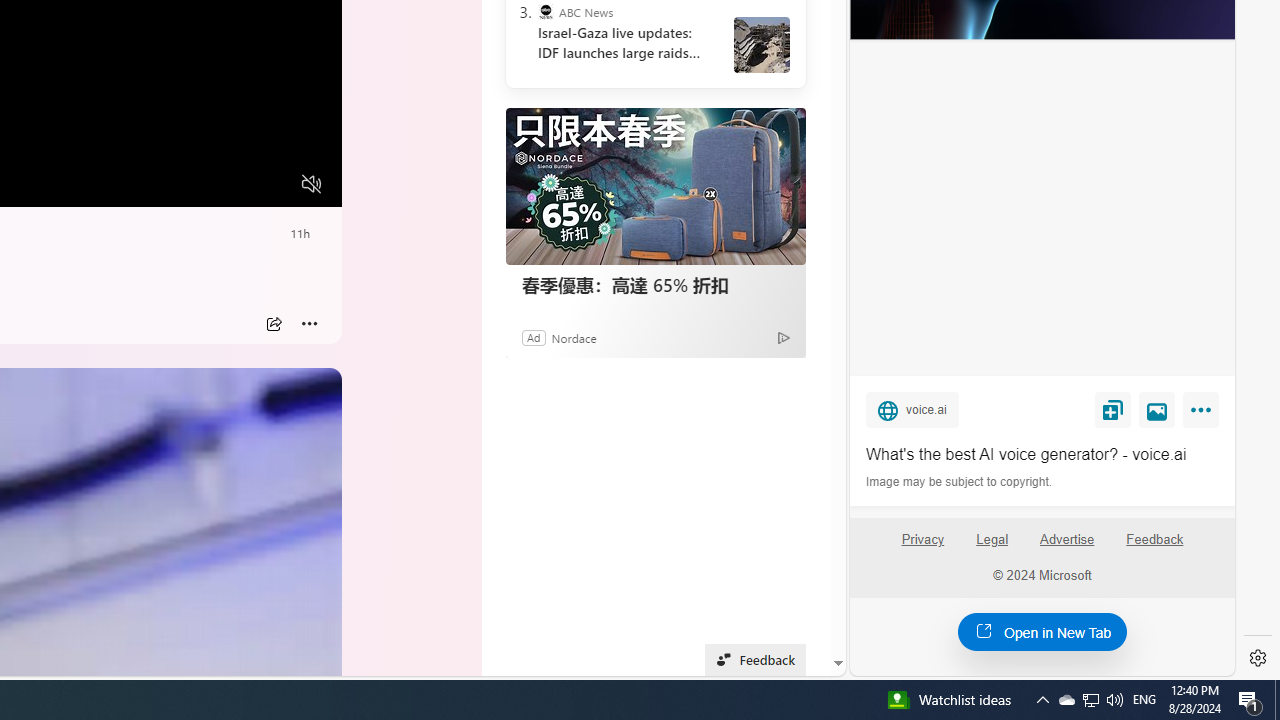  I want to click on 'Share', so click(273, 323).